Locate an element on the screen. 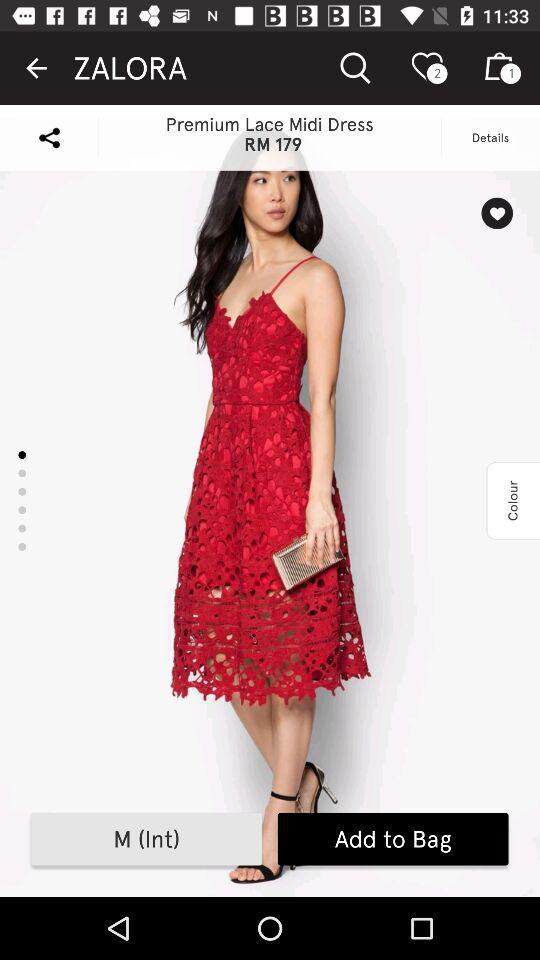  the icon which is beside zalora is located at coordinates (355, 68).